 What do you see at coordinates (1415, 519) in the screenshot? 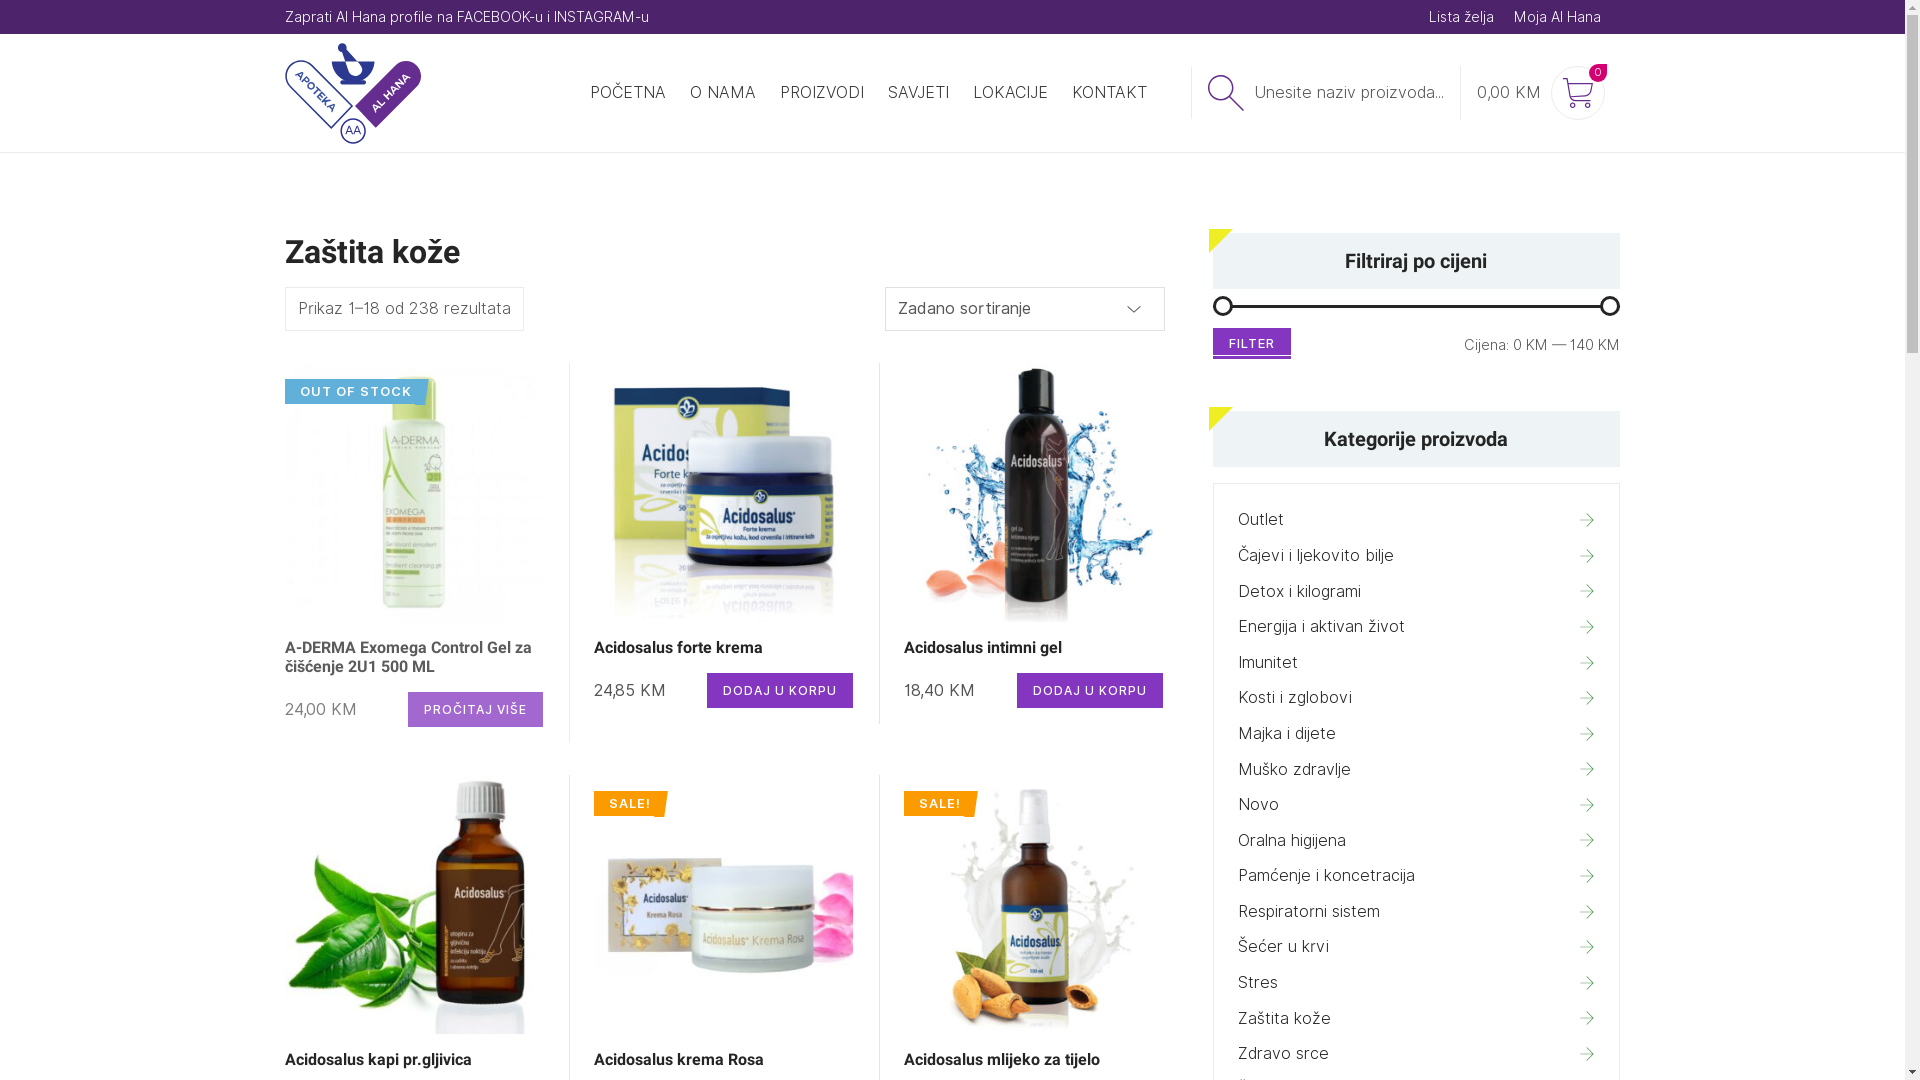
I see `'Outlet'` at bounding box center [1415, 519].